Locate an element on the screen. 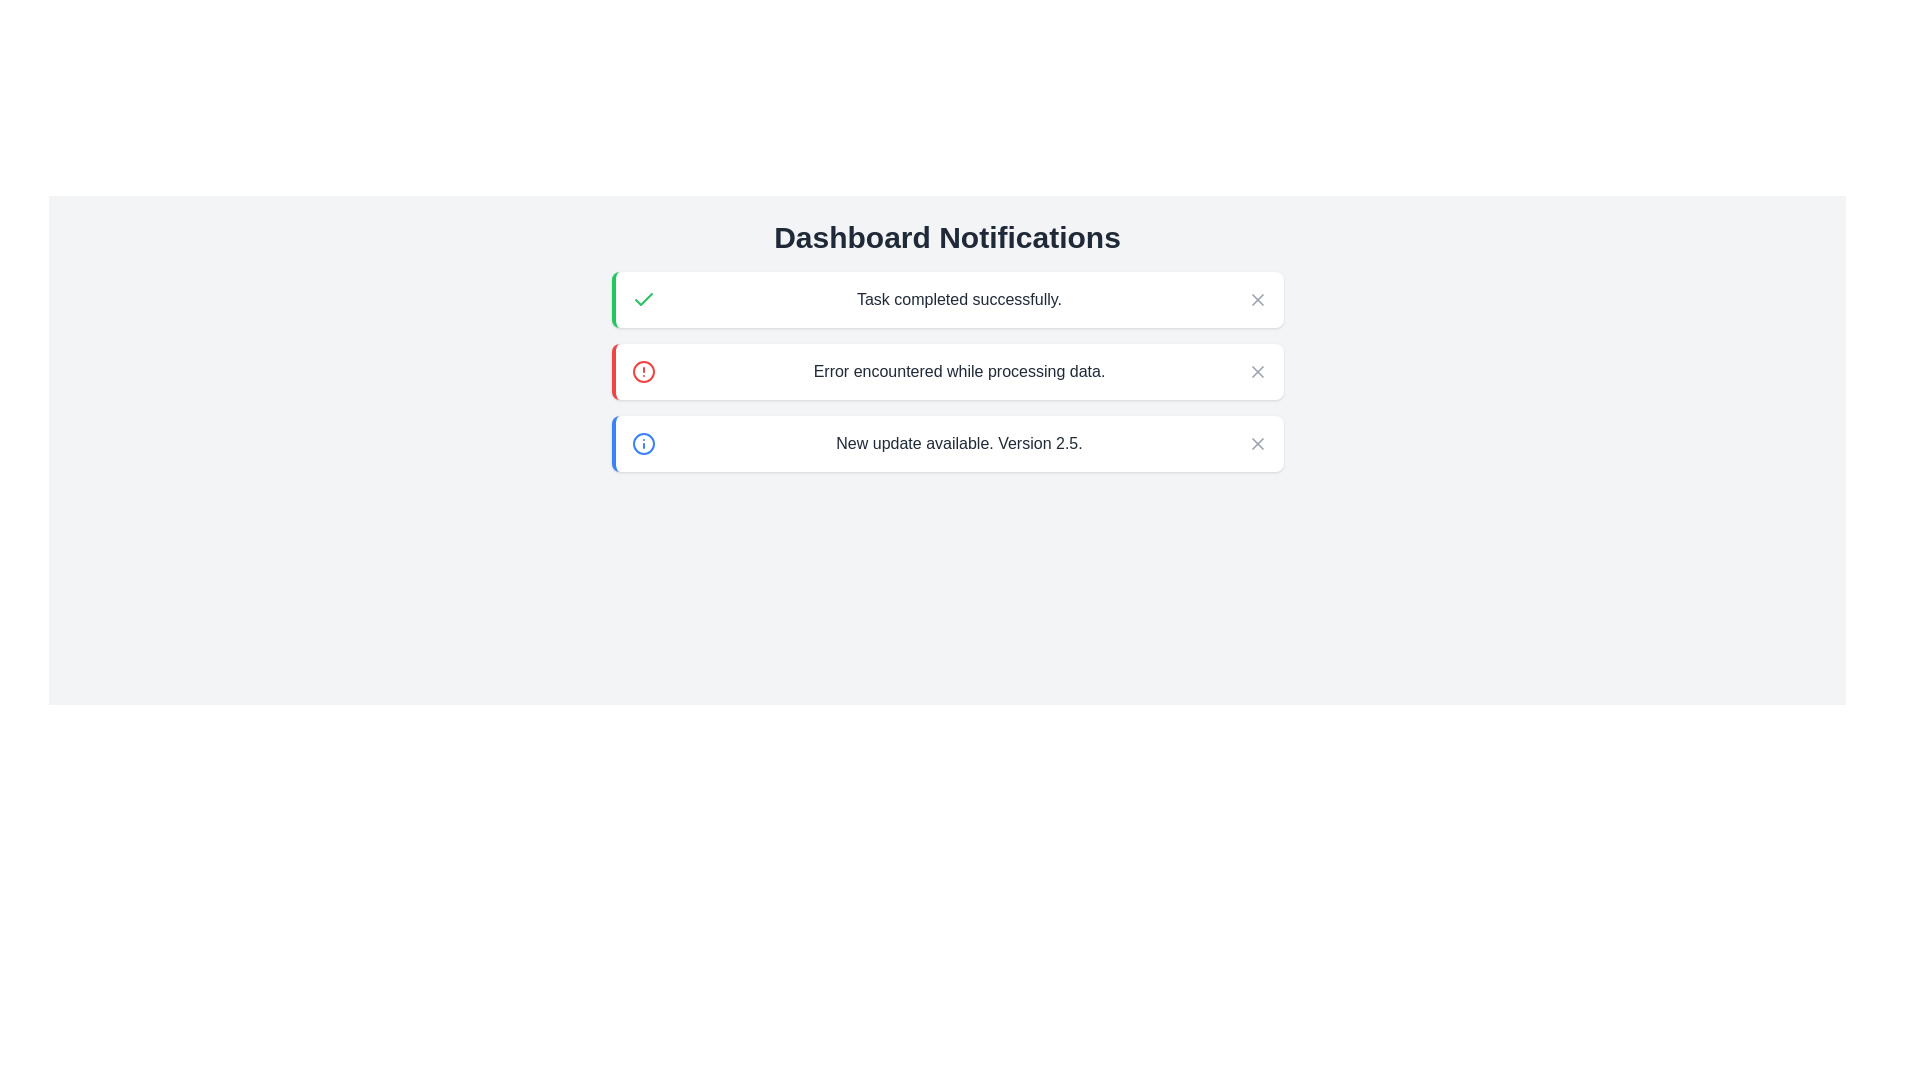  the decorative Circle in the SVG graphic located inside the third notification field from the top, which is highlighted with a blue outline is located at coordinates (643, 442).